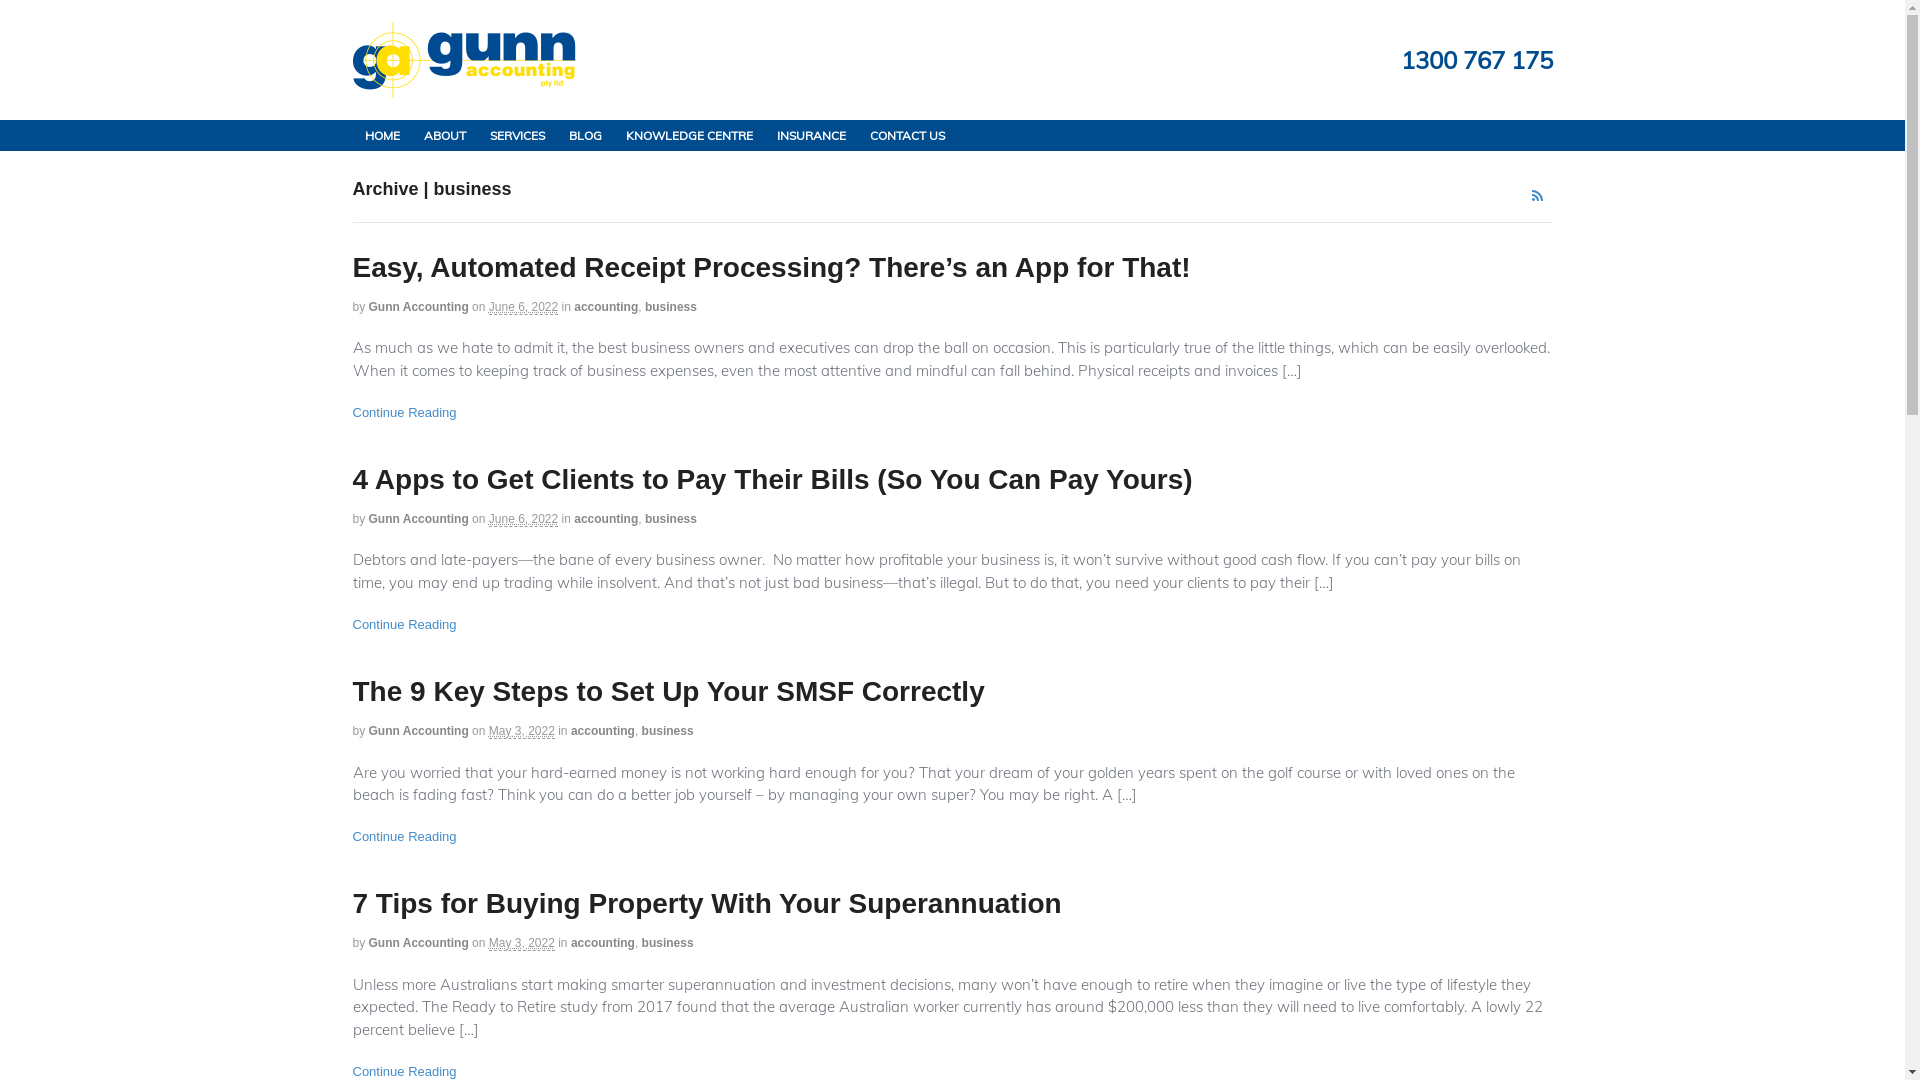 Image resolution: width=1920 pixels, height=1080 pixels. What do you see at coordinates (906, 135) in the screenshot?
I see `'CONTACT US'` at bounding box center [906, 135].